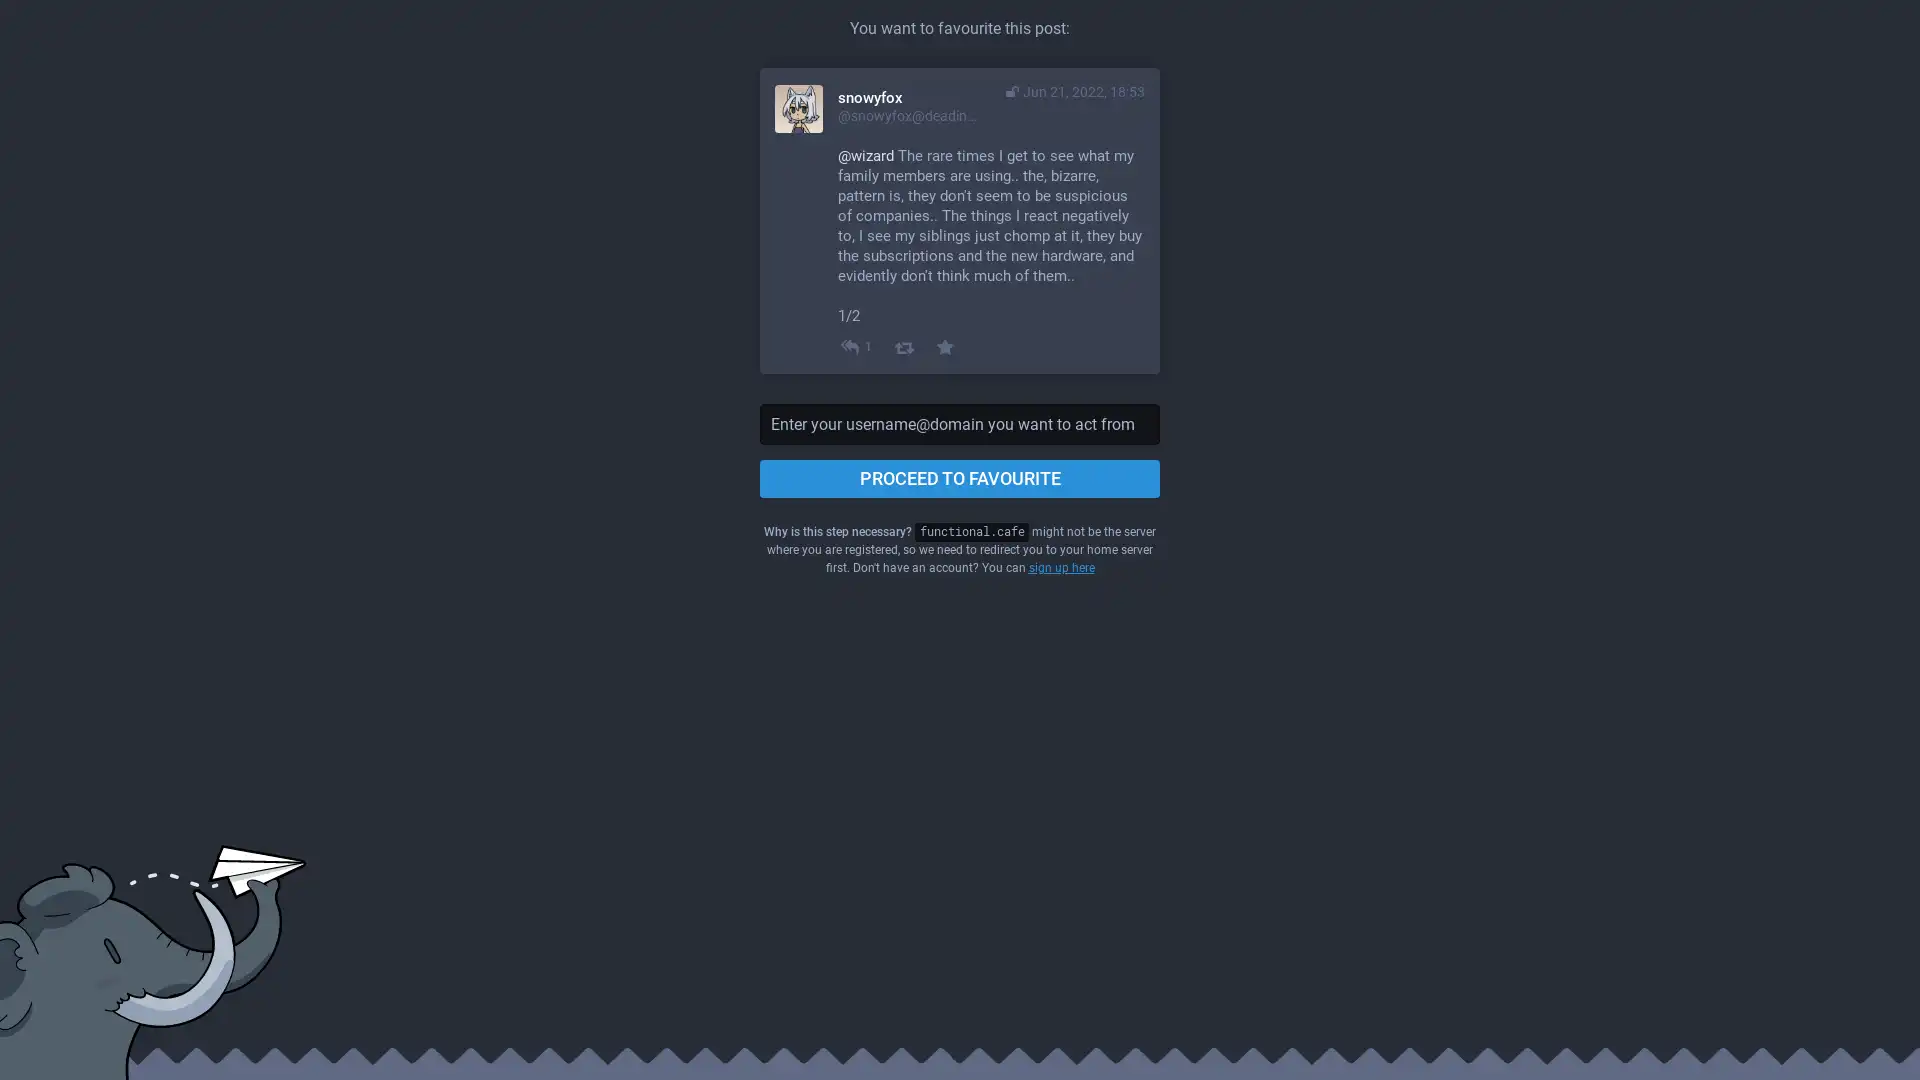 This screenshot has width=1920, height=1080. What do you see at coordinates (960, 478) in the screenshot?
I see `PROCEED TO FAVOURITE` at bounding box center [960, 478].